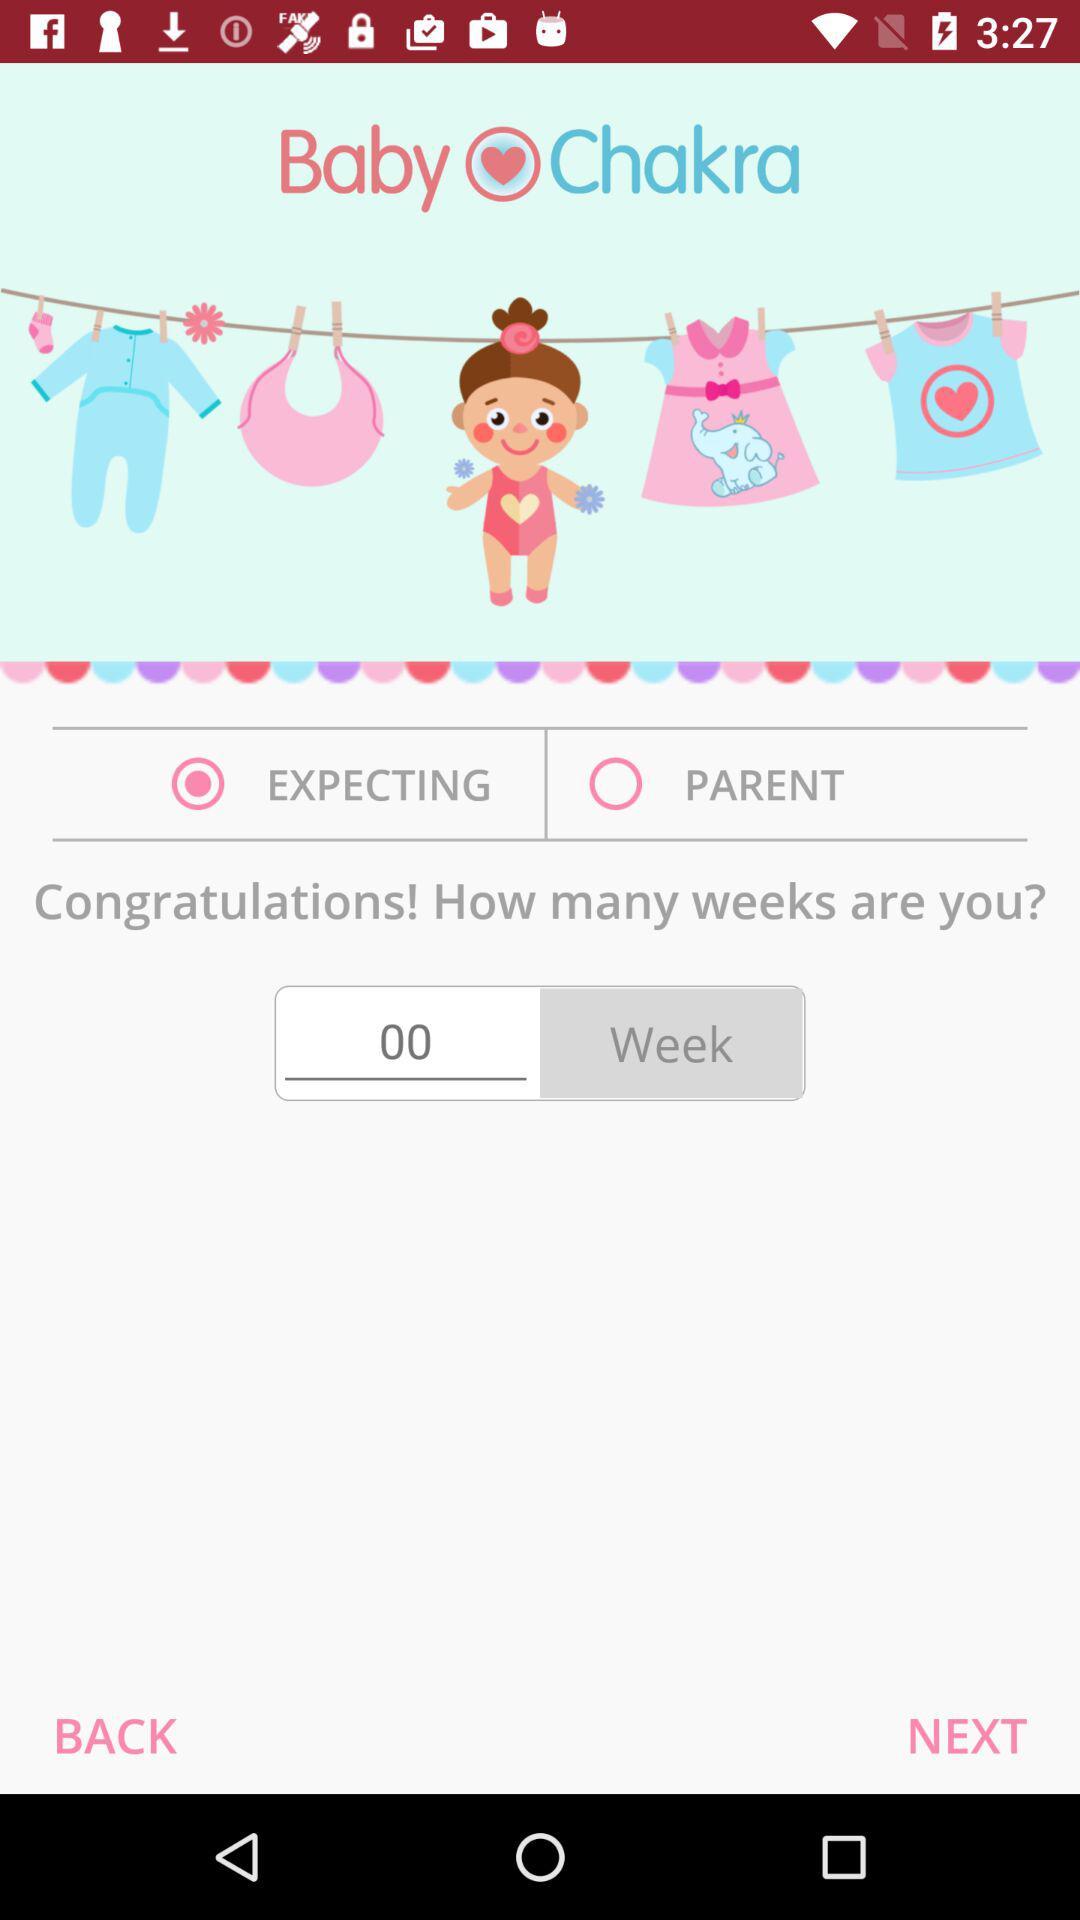  I want to click on the icon next to the back icon, so click(965, 1734).